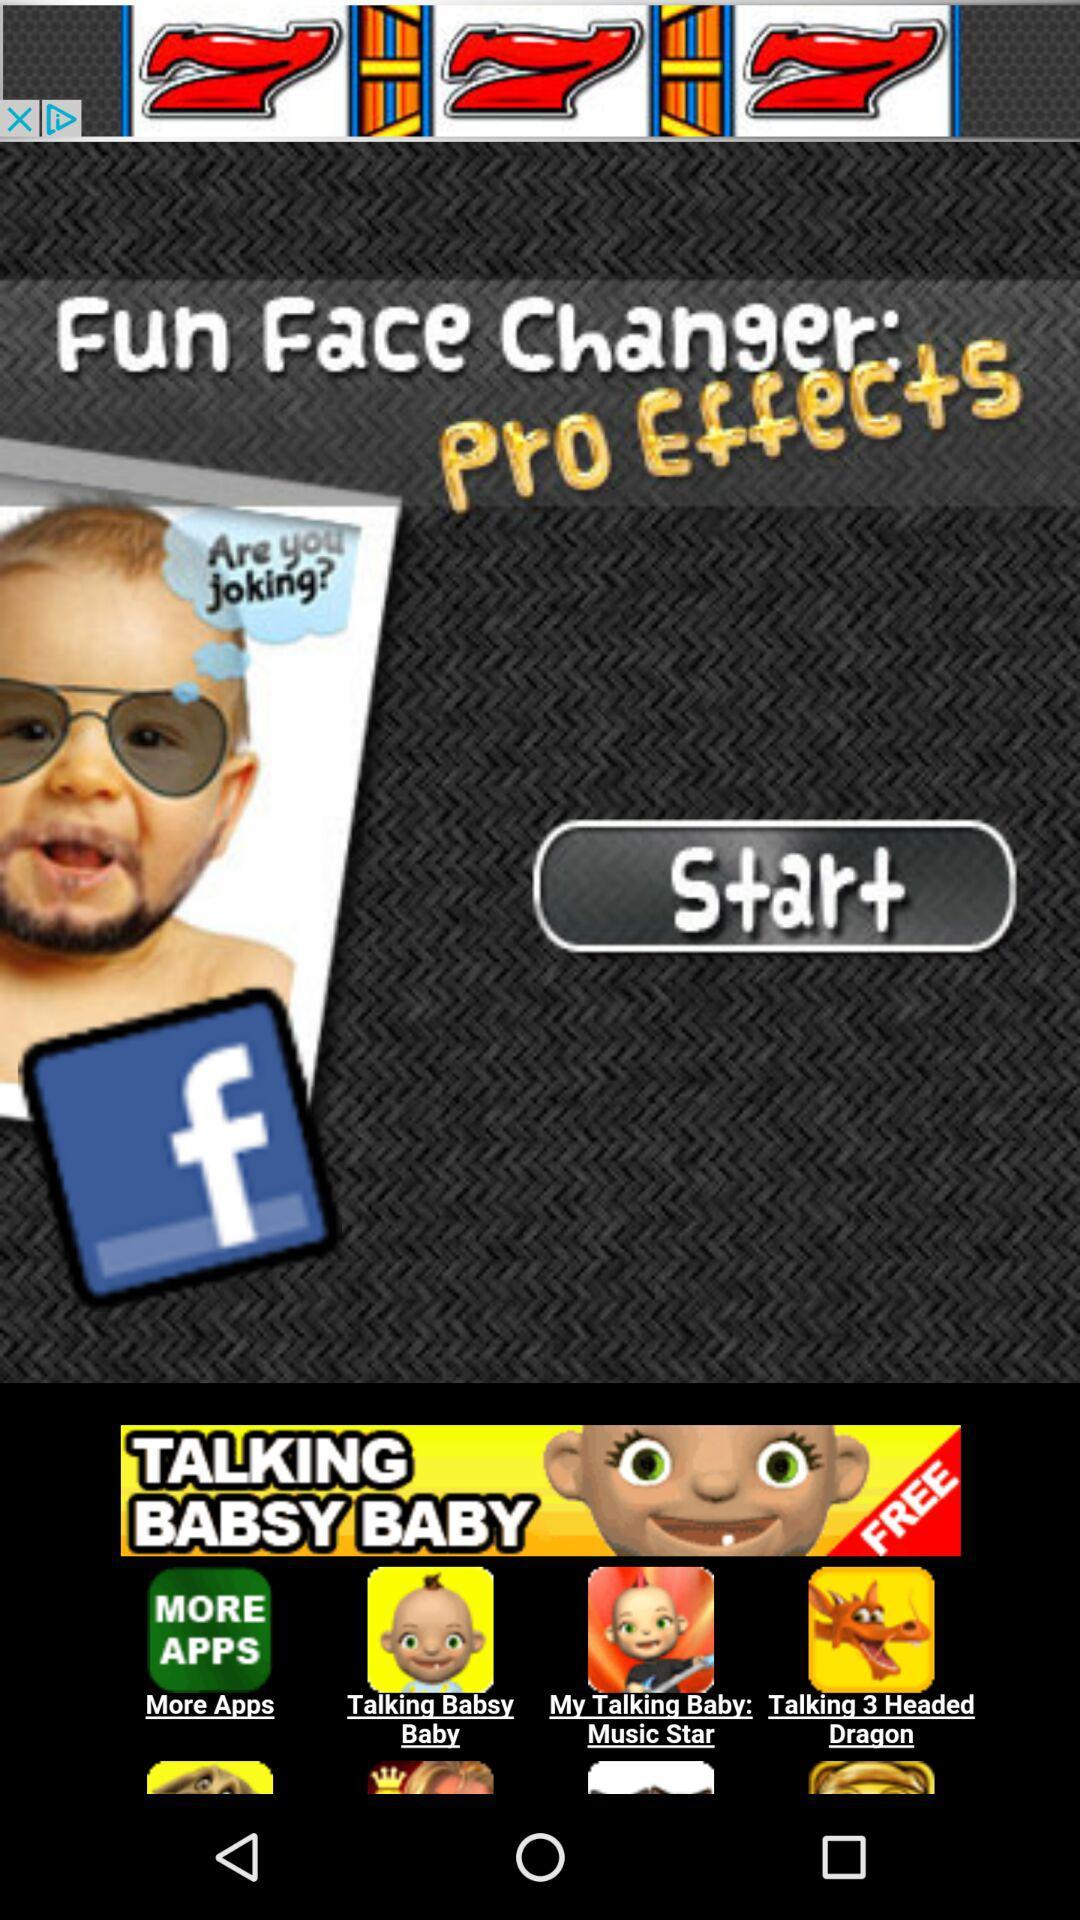 Image resolution: width=1080 pixels, height=1920 pixels. What do you see at coordinates (540, 1597) in the screenshot?
I see `advertisements zone` at bounding box center [540, 1597].